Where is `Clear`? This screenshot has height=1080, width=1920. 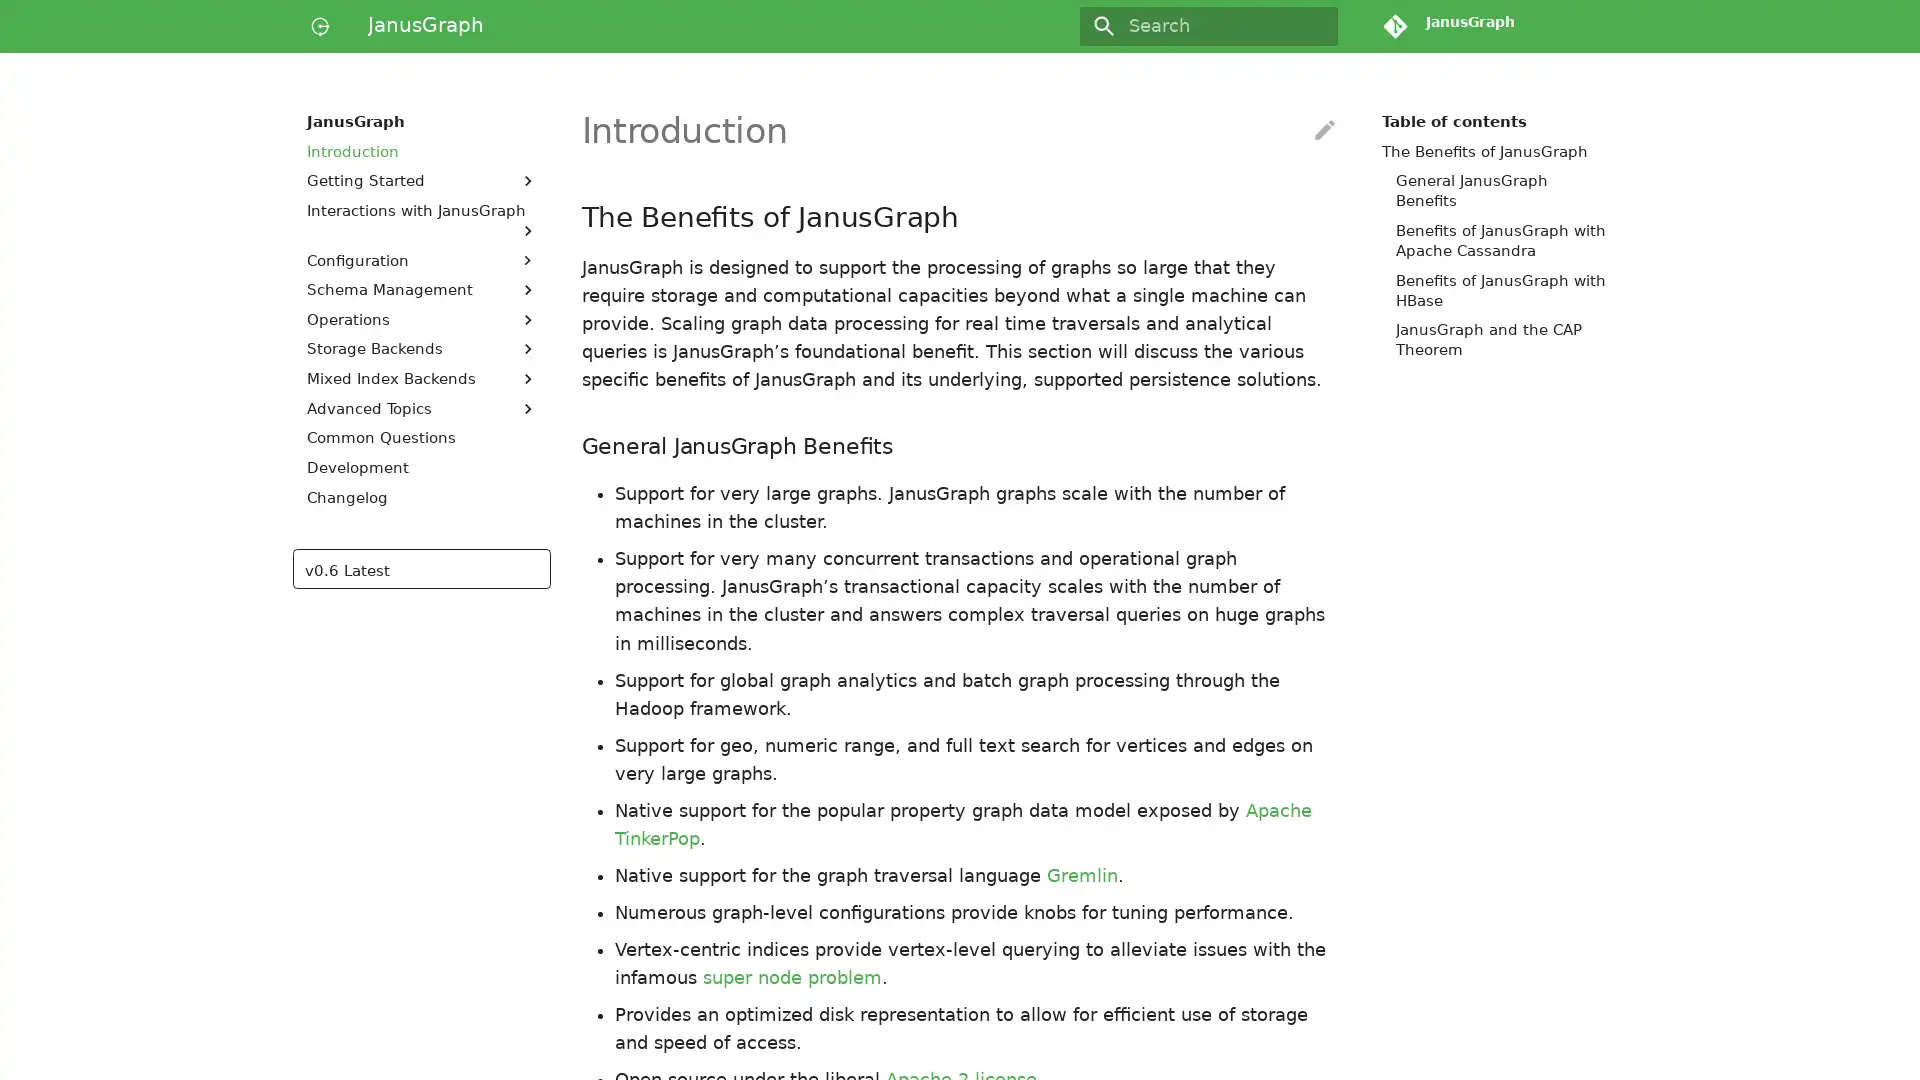
Clear is located at coordinates (1314, 26).